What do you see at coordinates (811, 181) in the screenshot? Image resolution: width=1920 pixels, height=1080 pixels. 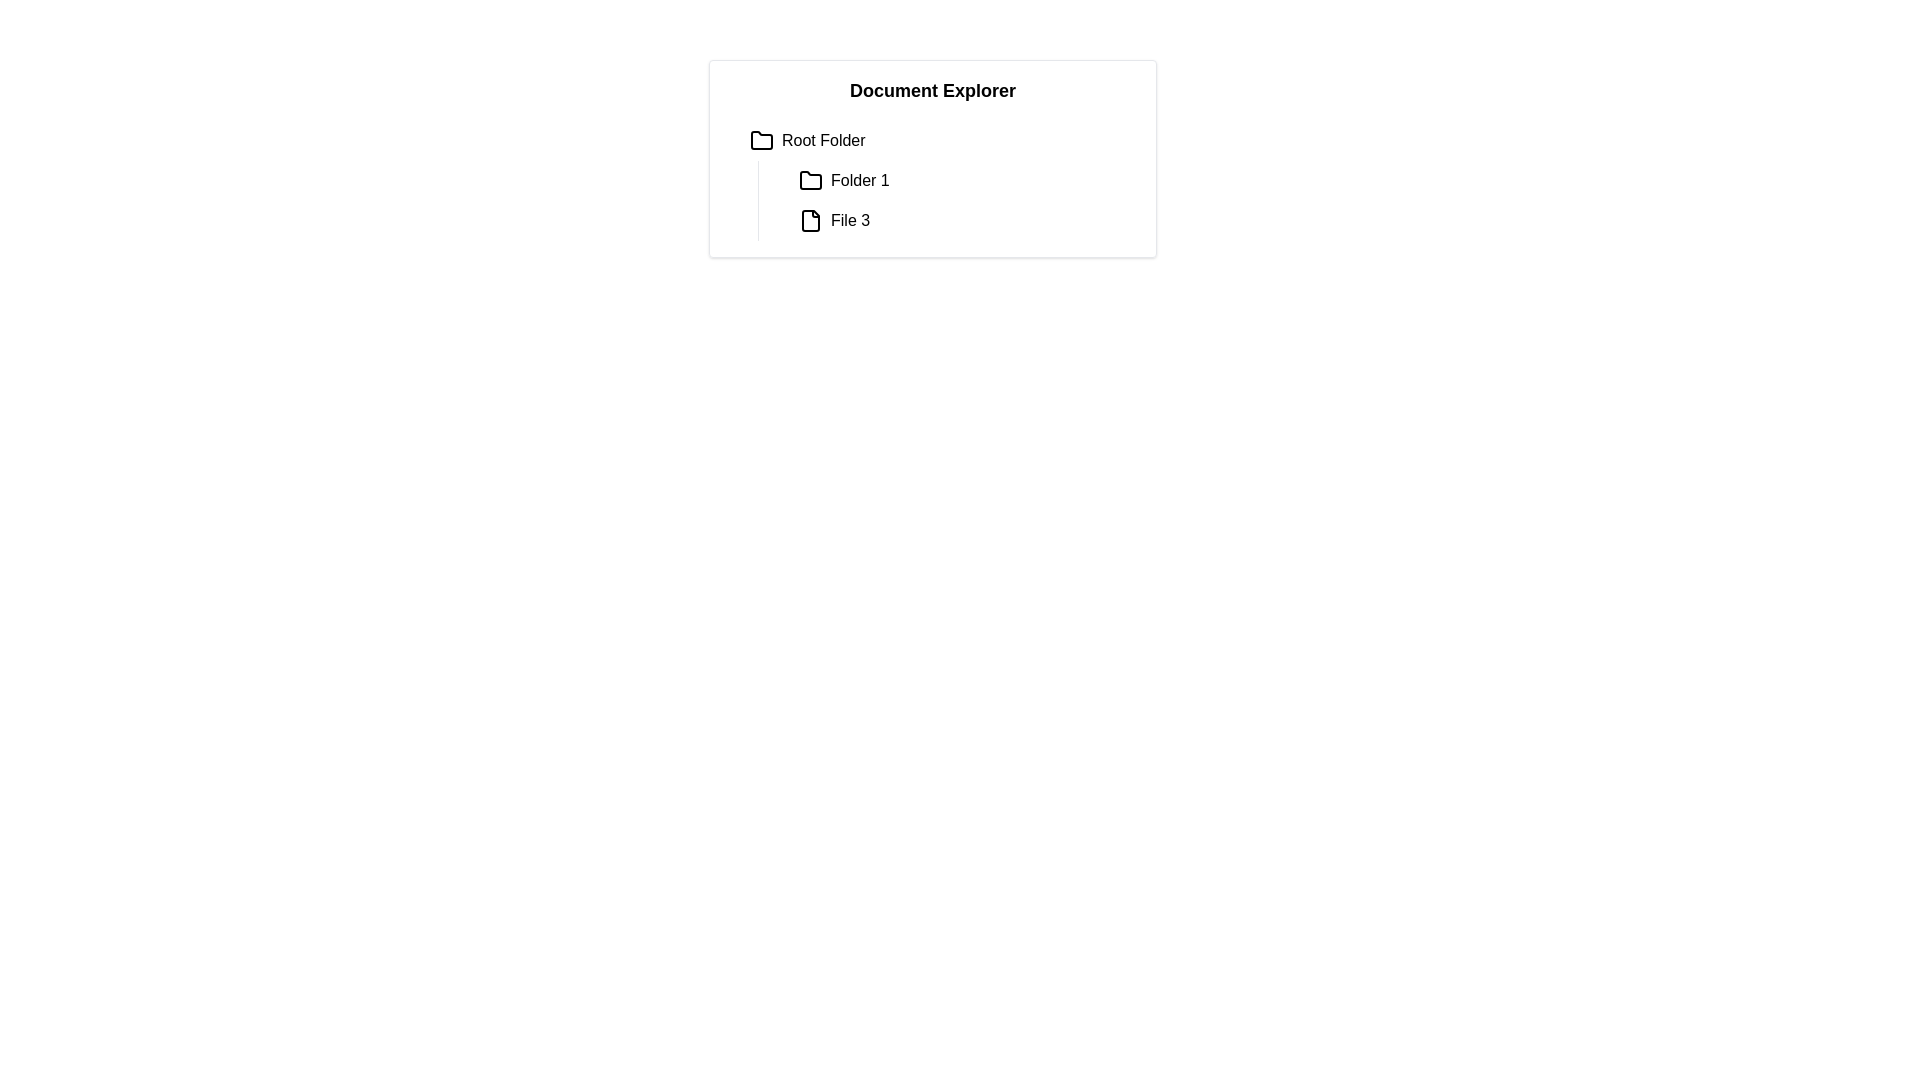 I see `the folder icon labeled 'Folder 1'` at bounding box center [811, 181].